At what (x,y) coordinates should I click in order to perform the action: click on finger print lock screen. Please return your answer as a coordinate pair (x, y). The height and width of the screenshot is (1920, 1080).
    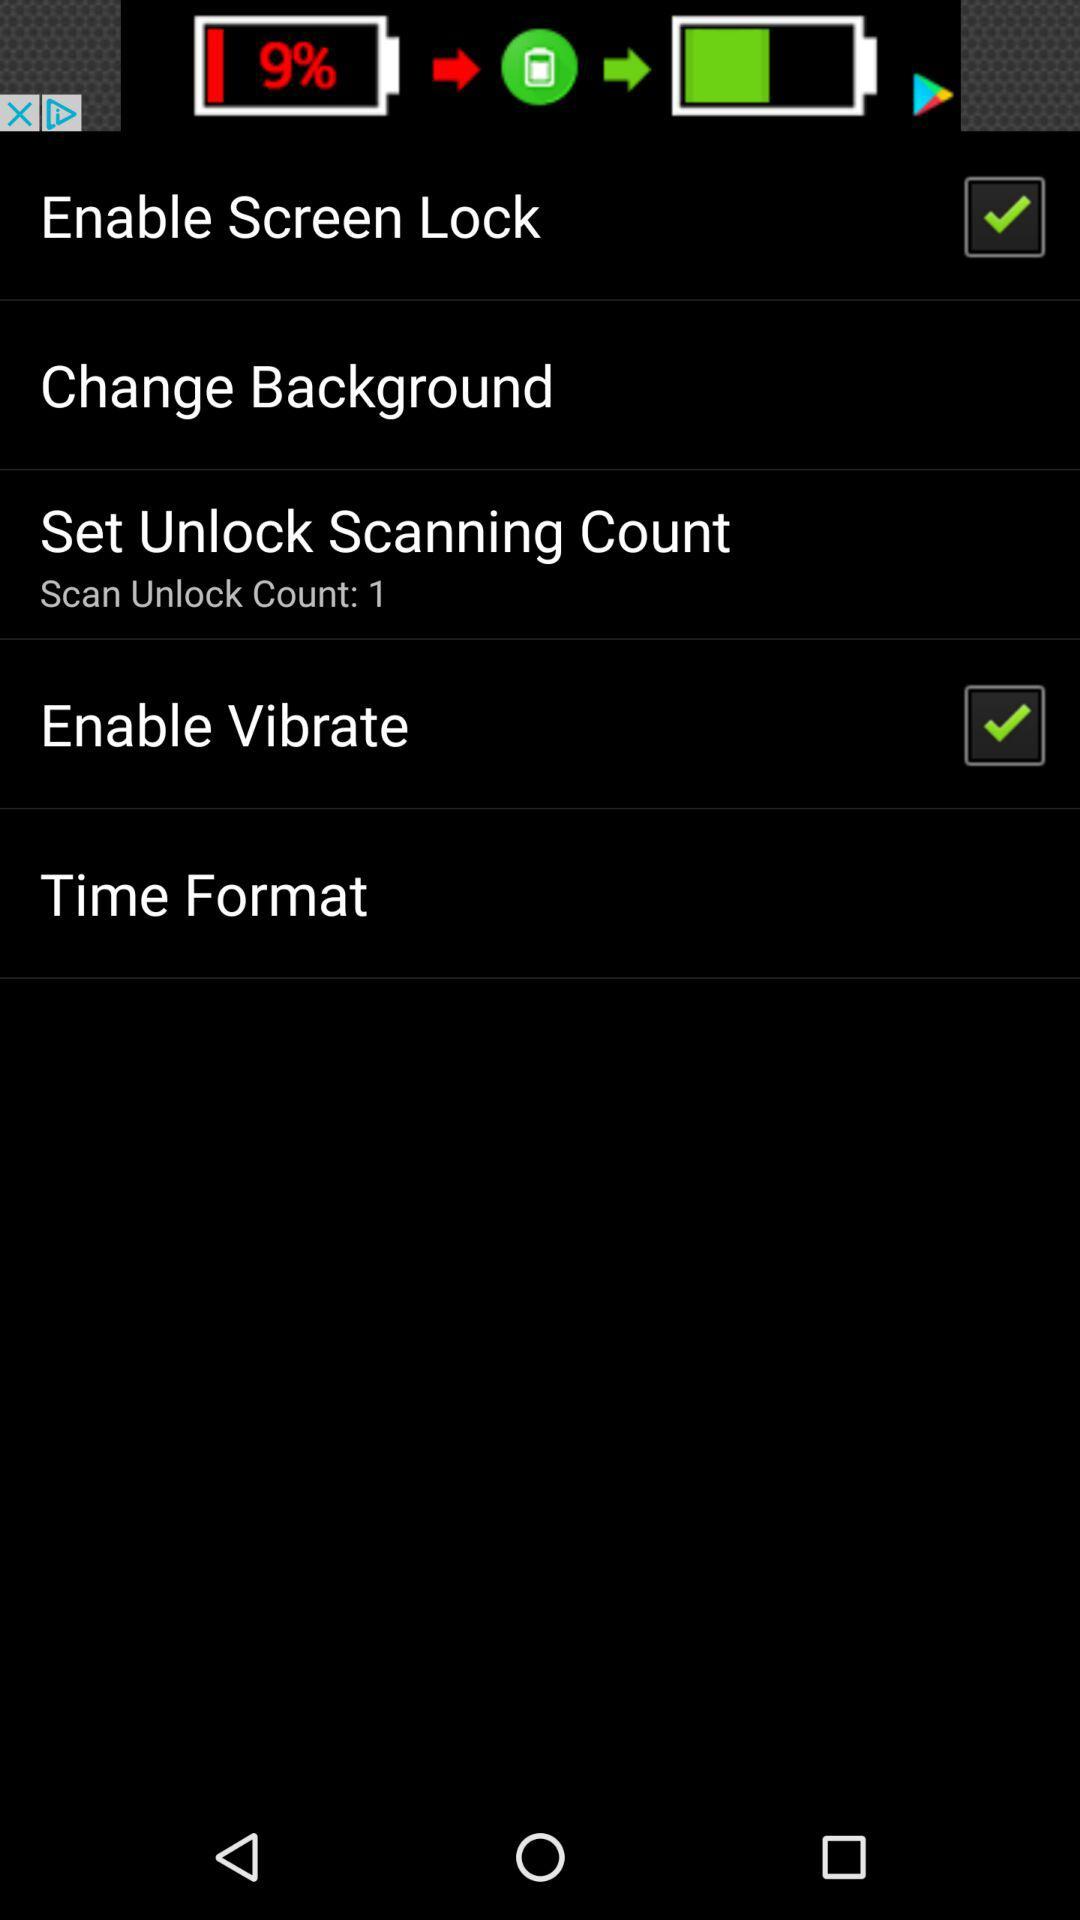
    Looking at the image, I should click on (540, 65).